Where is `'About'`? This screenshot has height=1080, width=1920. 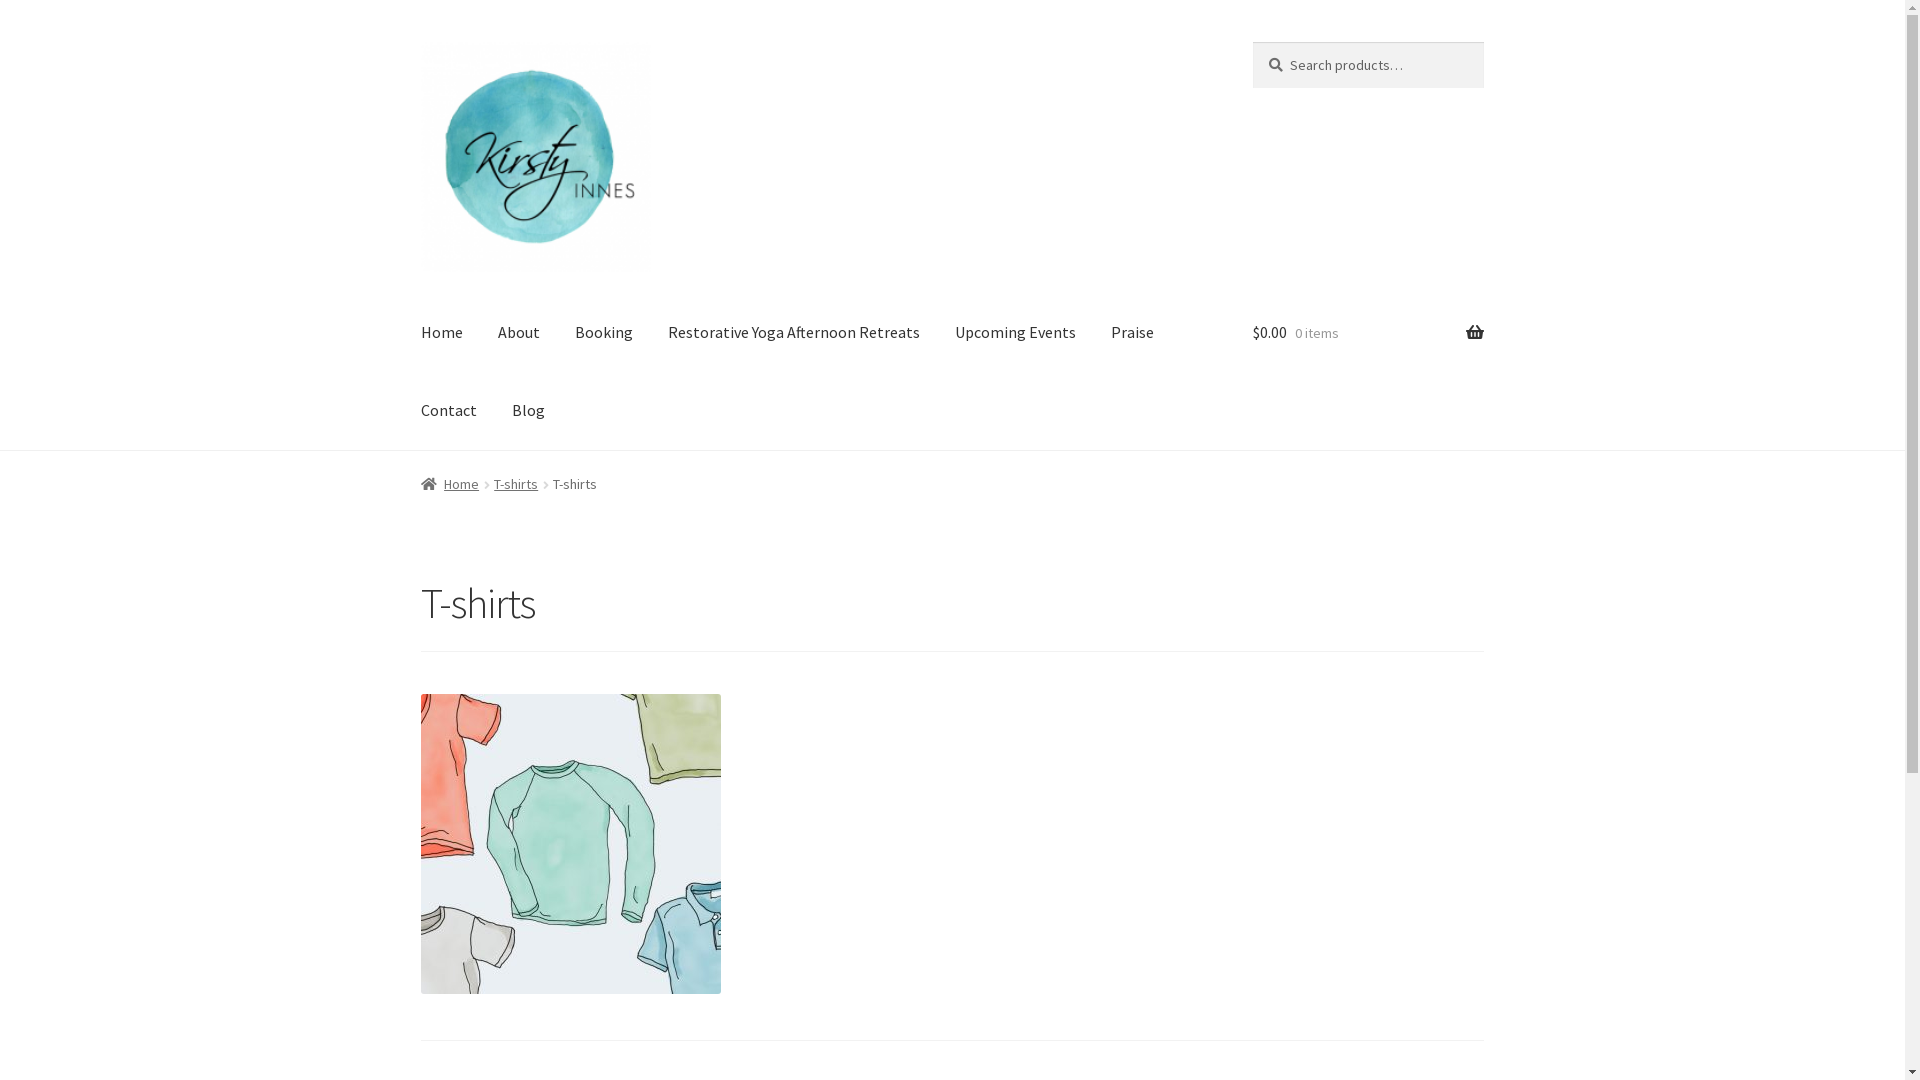 'About' is located at coordinates (518, 333).